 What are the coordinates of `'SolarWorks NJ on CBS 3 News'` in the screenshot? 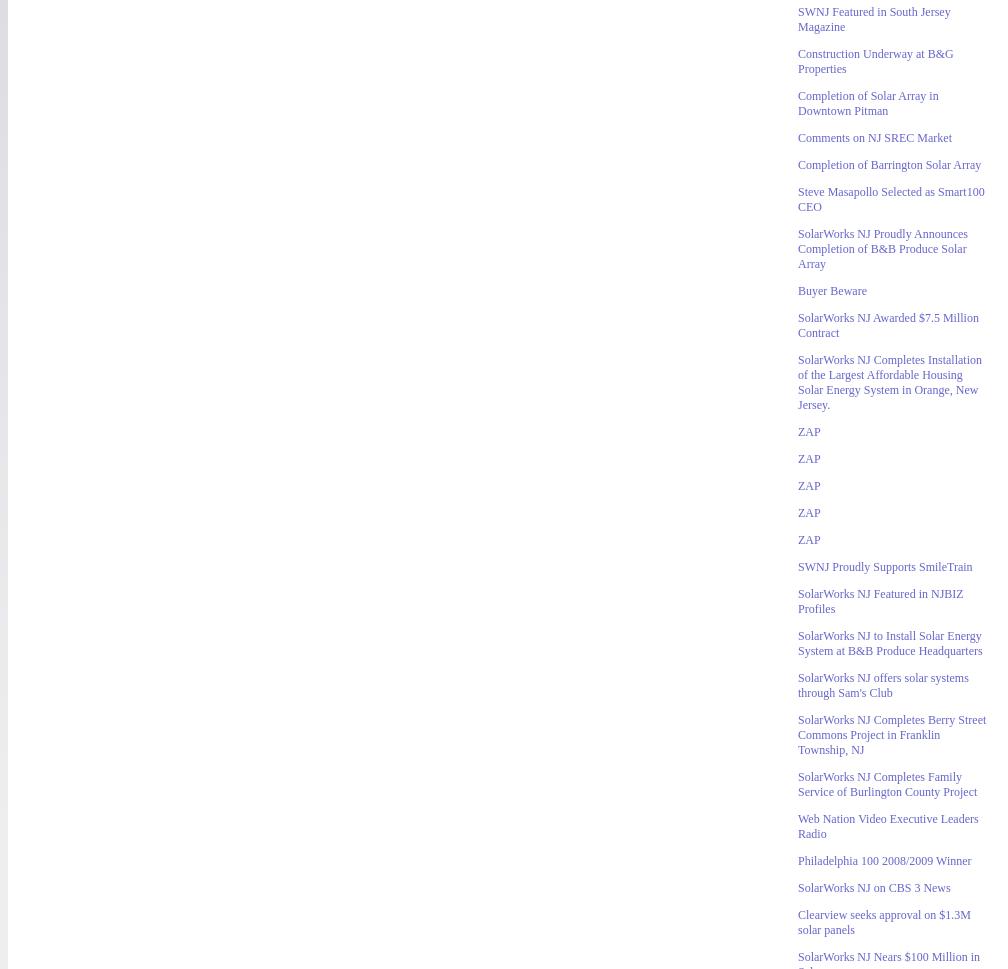 It's located at (874, 887).